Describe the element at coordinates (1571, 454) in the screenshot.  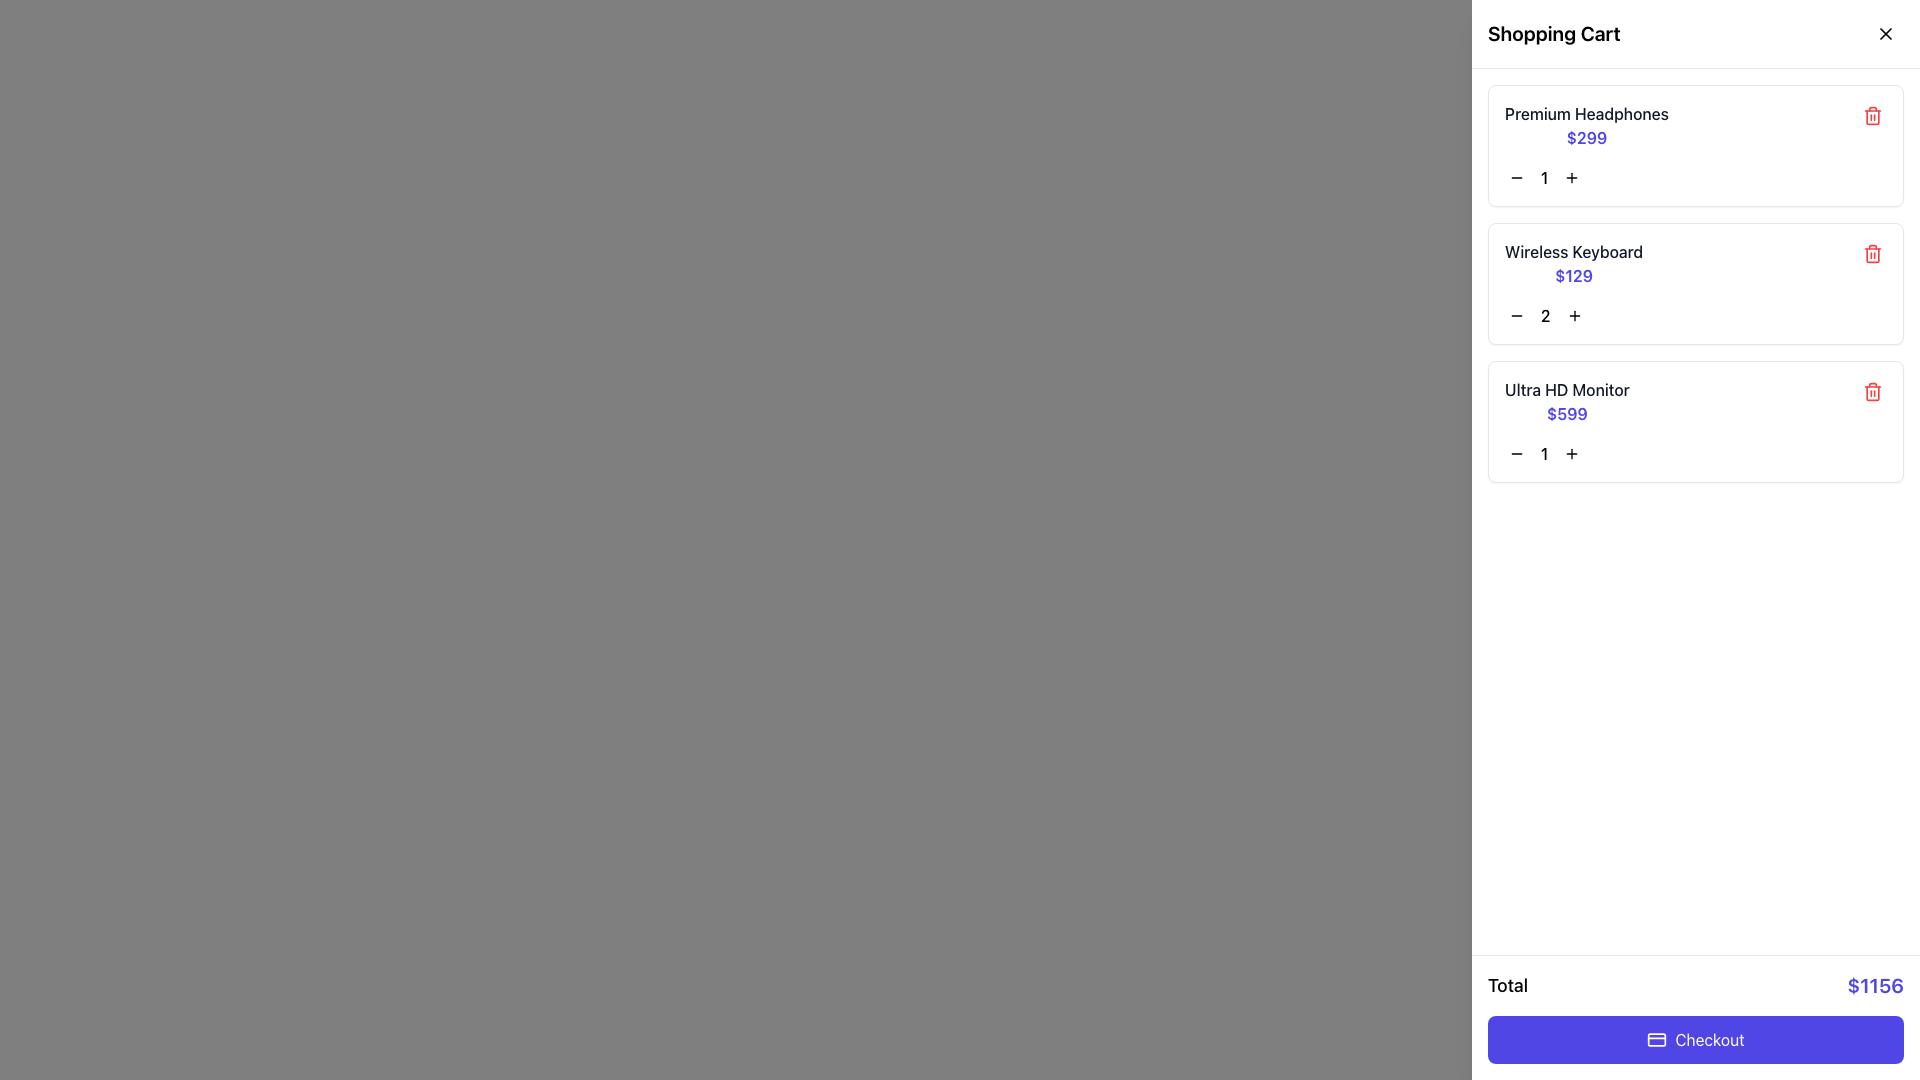
I see `the increment button styled as a small circular icon with a '+' symbol, located in the quantity section of the shopping cart for the 'Ultra HD Monitor.'` at that location.